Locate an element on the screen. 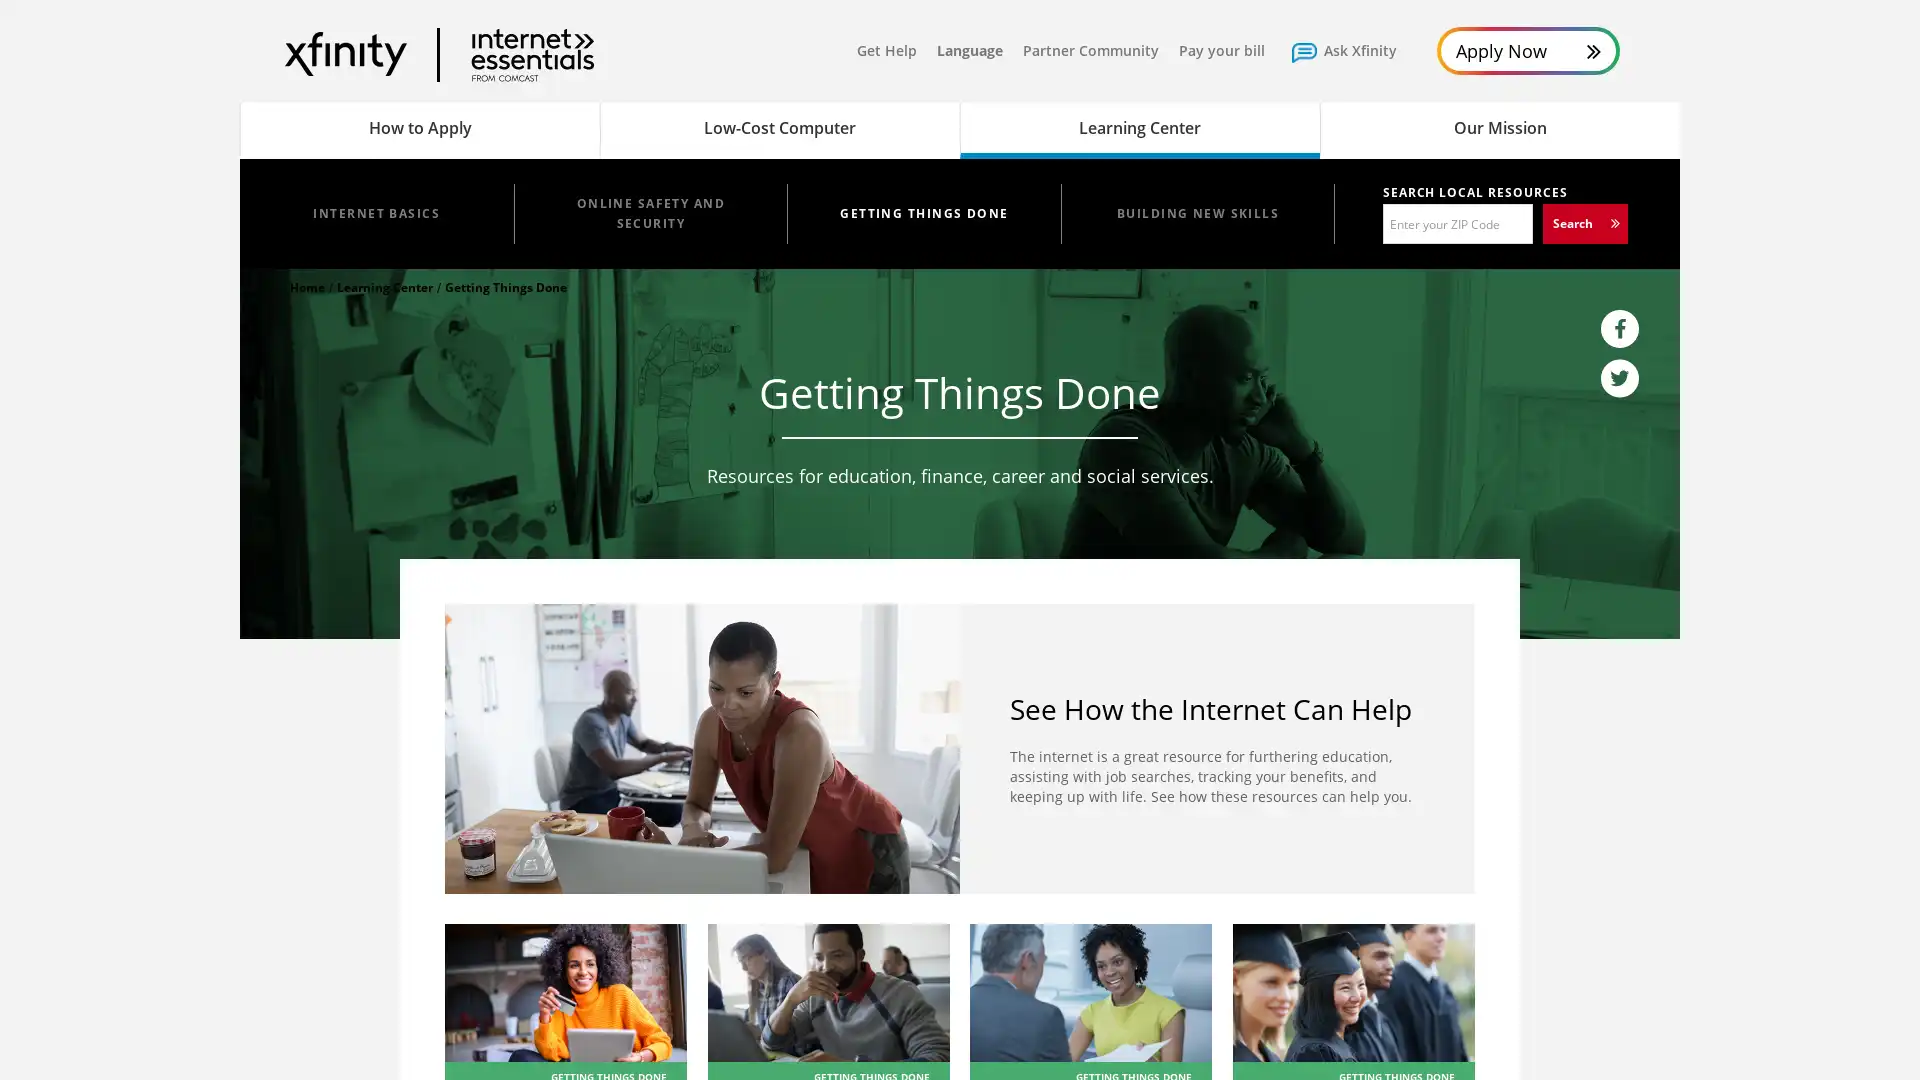 This screenshot has width=1920, height=1080. Search is located at coordinates (1583, 220).